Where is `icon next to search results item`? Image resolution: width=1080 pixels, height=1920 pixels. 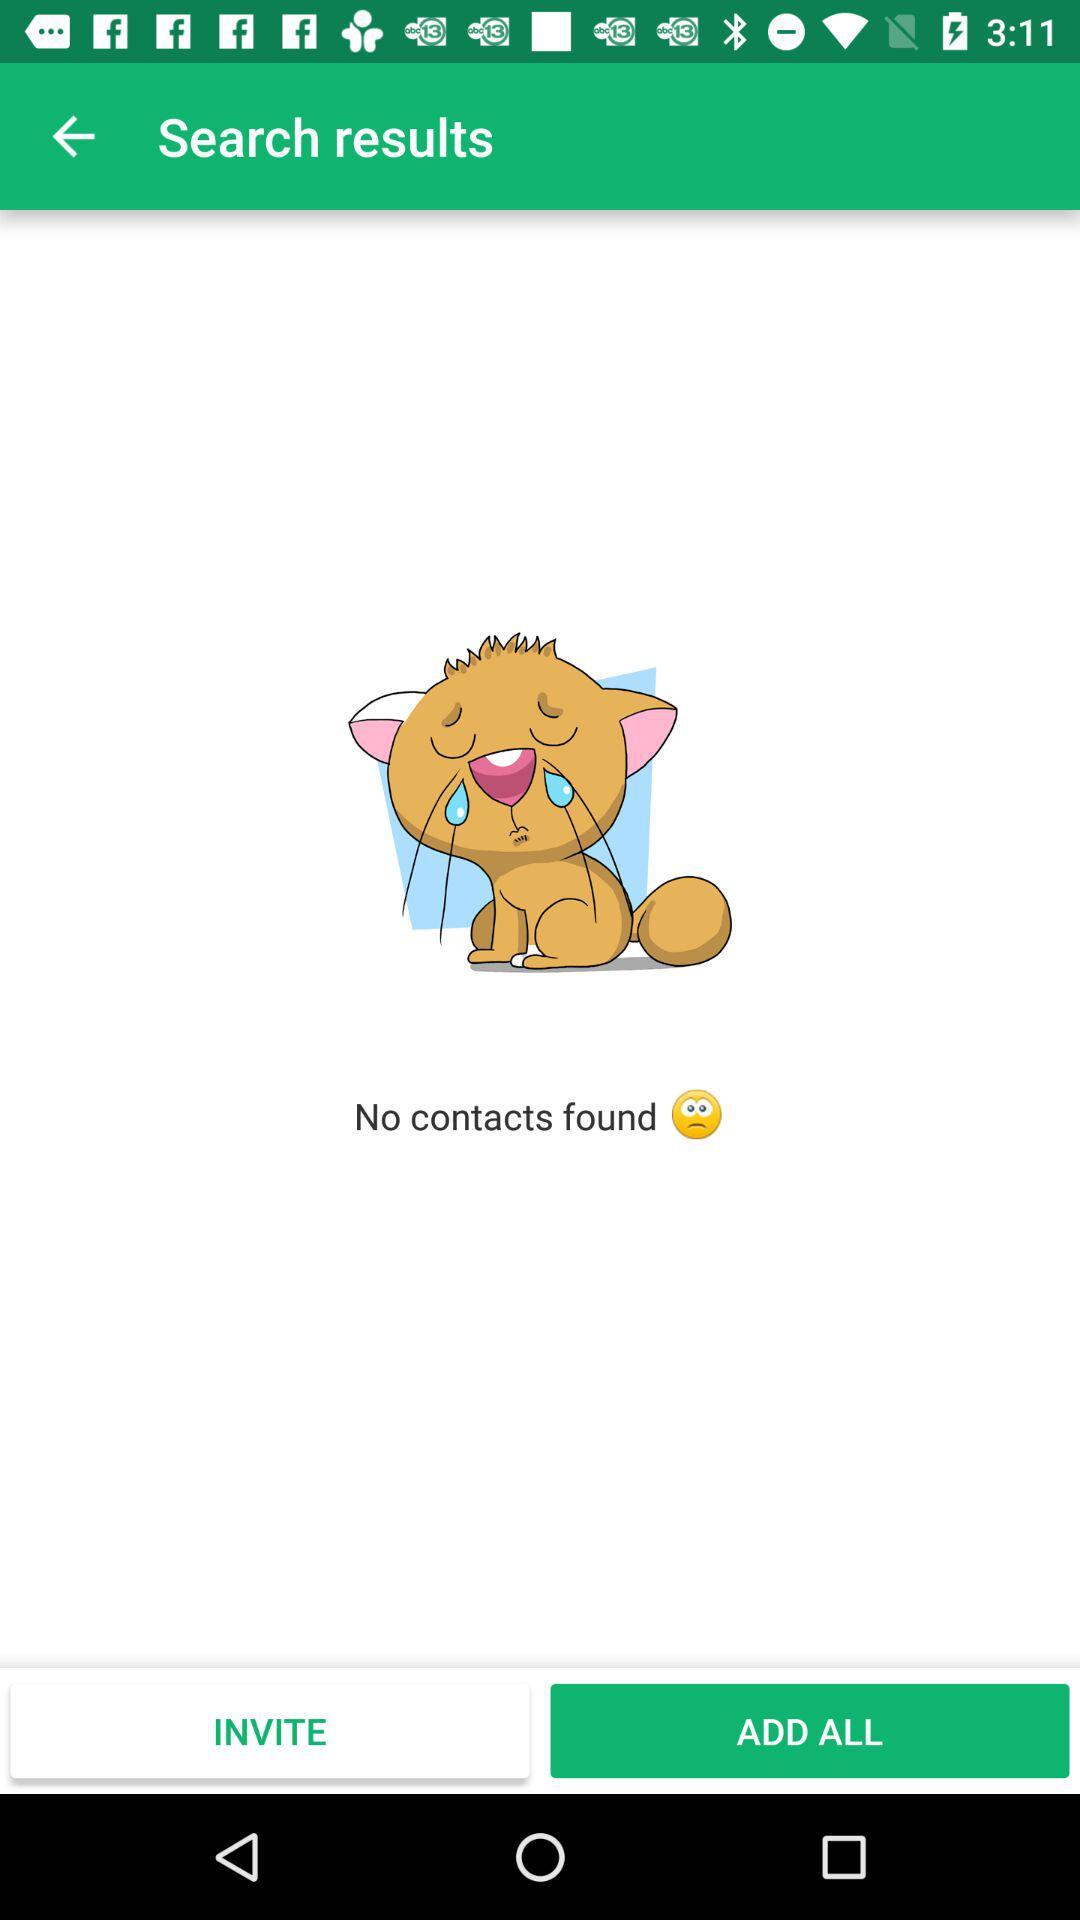
icon next to search results item is located at coordinates (72, 135).